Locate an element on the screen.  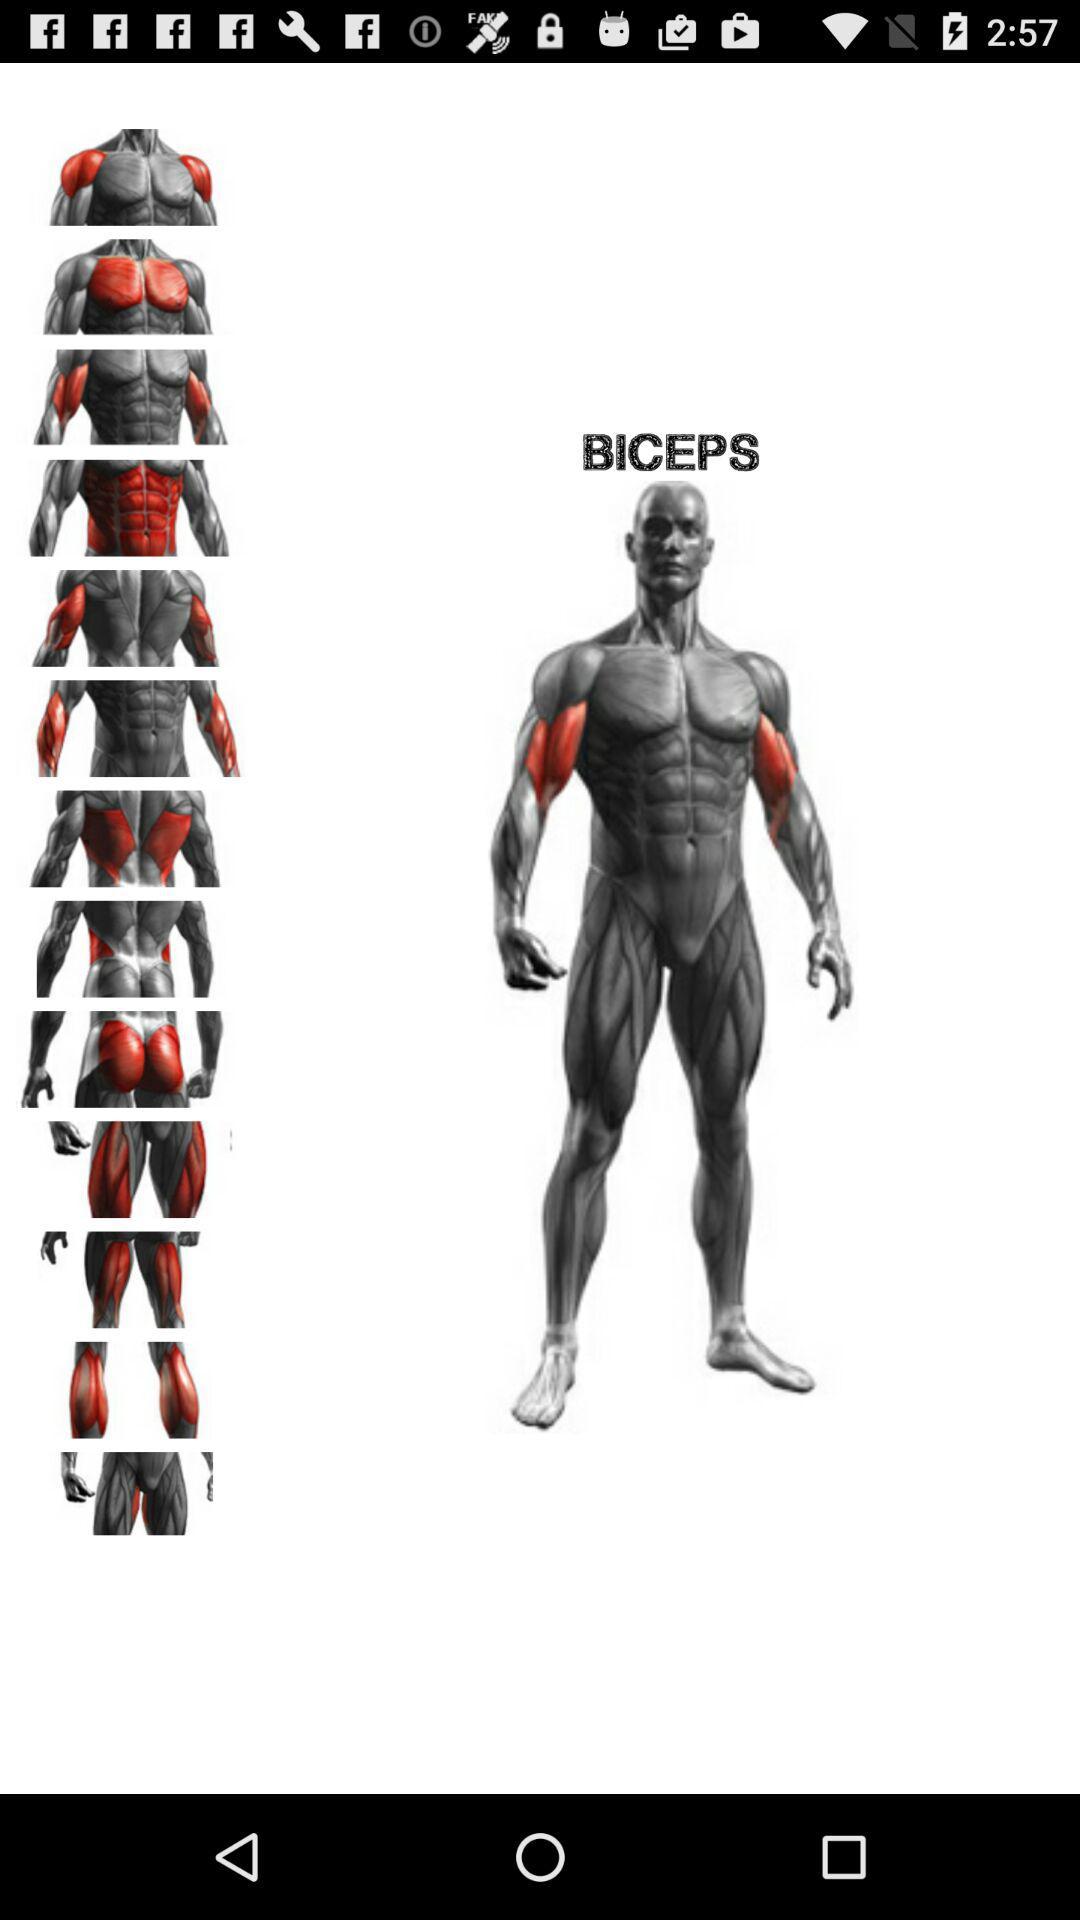
back side of the body is located at coordinates (131, 832).